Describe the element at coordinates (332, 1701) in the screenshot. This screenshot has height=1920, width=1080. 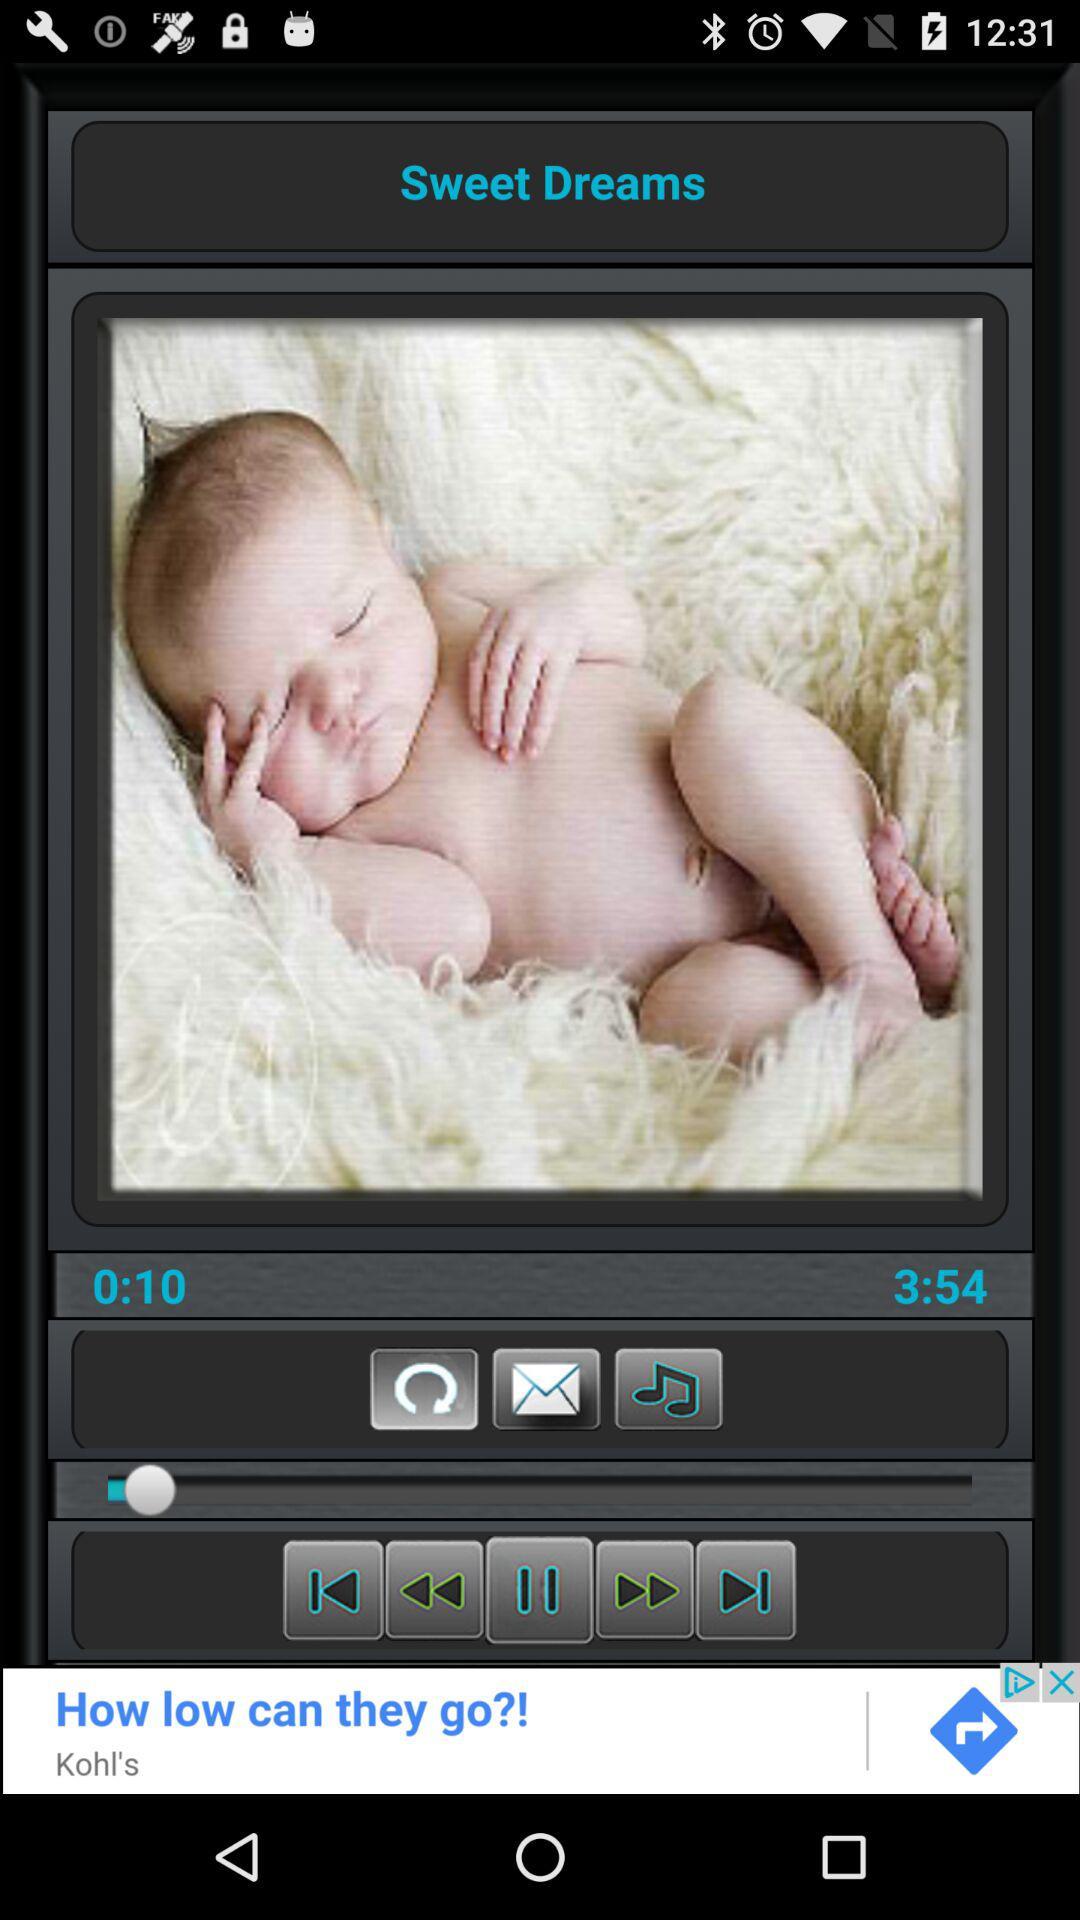
I see `the skip_previous icon` at that location.